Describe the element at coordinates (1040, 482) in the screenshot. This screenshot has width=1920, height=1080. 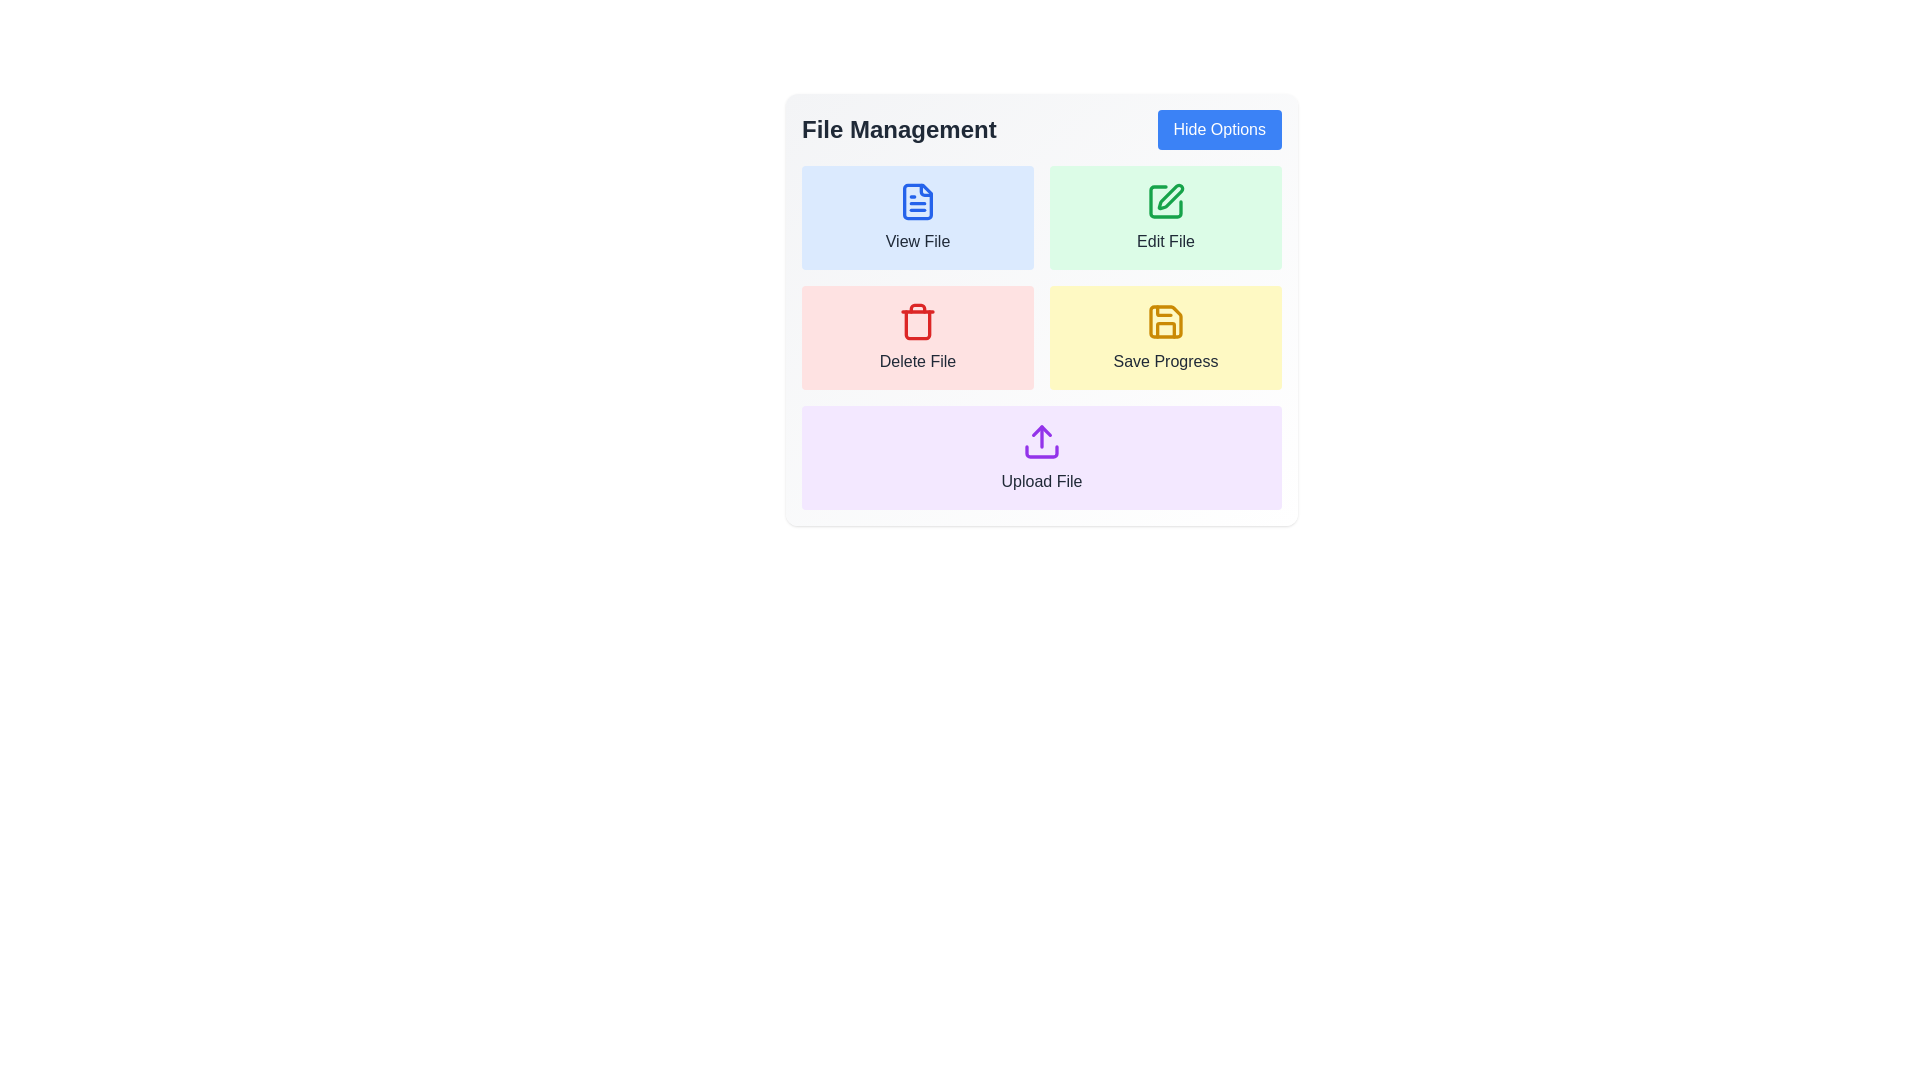
I see `the text label indicating the function of the card for uploading a file, located beneath the upload icon within the 'File Management' panel` at that location.